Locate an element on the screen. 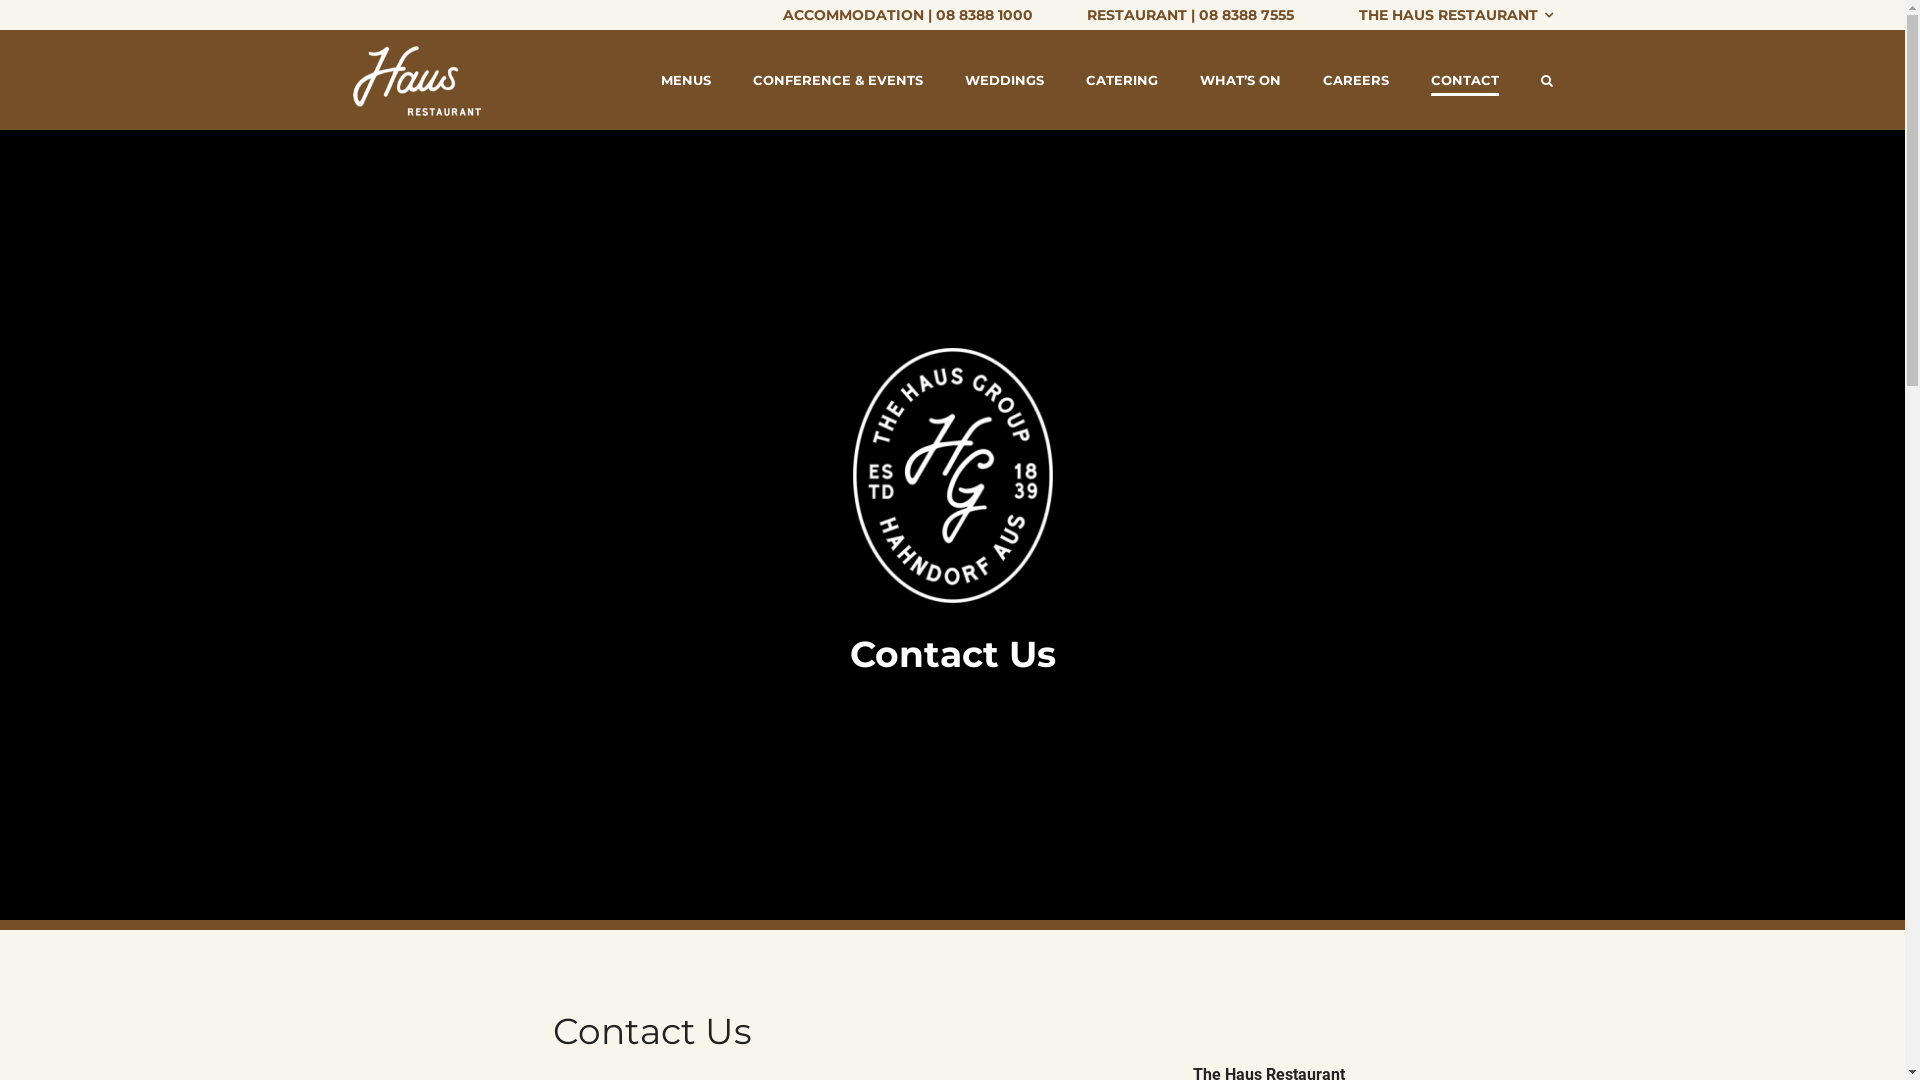 The width and height of the screenshot is (1920, 1080). 'MENUS' is located at coordinates (685, 79).